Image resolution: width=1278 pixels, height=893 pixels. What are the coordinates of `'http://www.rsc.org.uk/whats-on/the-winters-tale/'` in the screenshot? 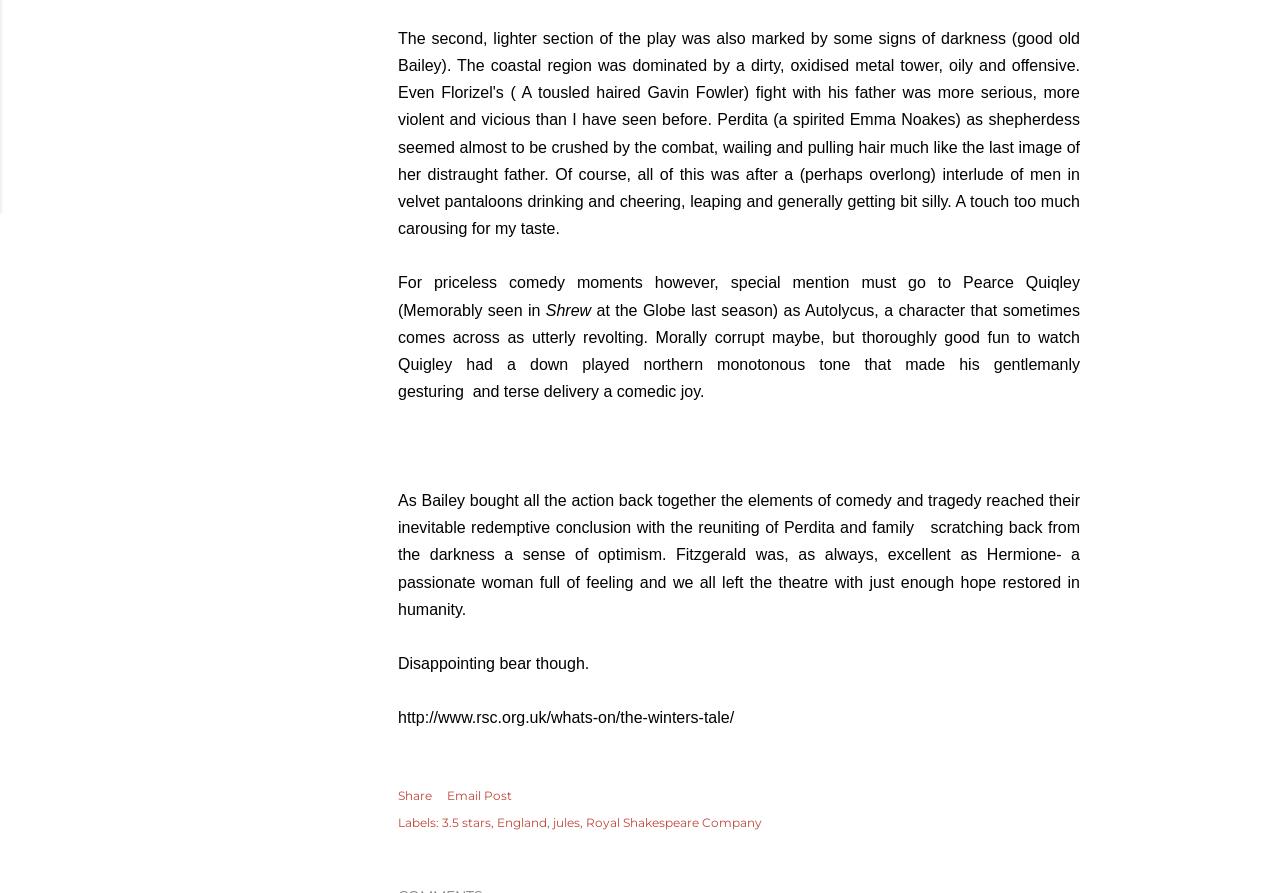 It's located at (566, 717).